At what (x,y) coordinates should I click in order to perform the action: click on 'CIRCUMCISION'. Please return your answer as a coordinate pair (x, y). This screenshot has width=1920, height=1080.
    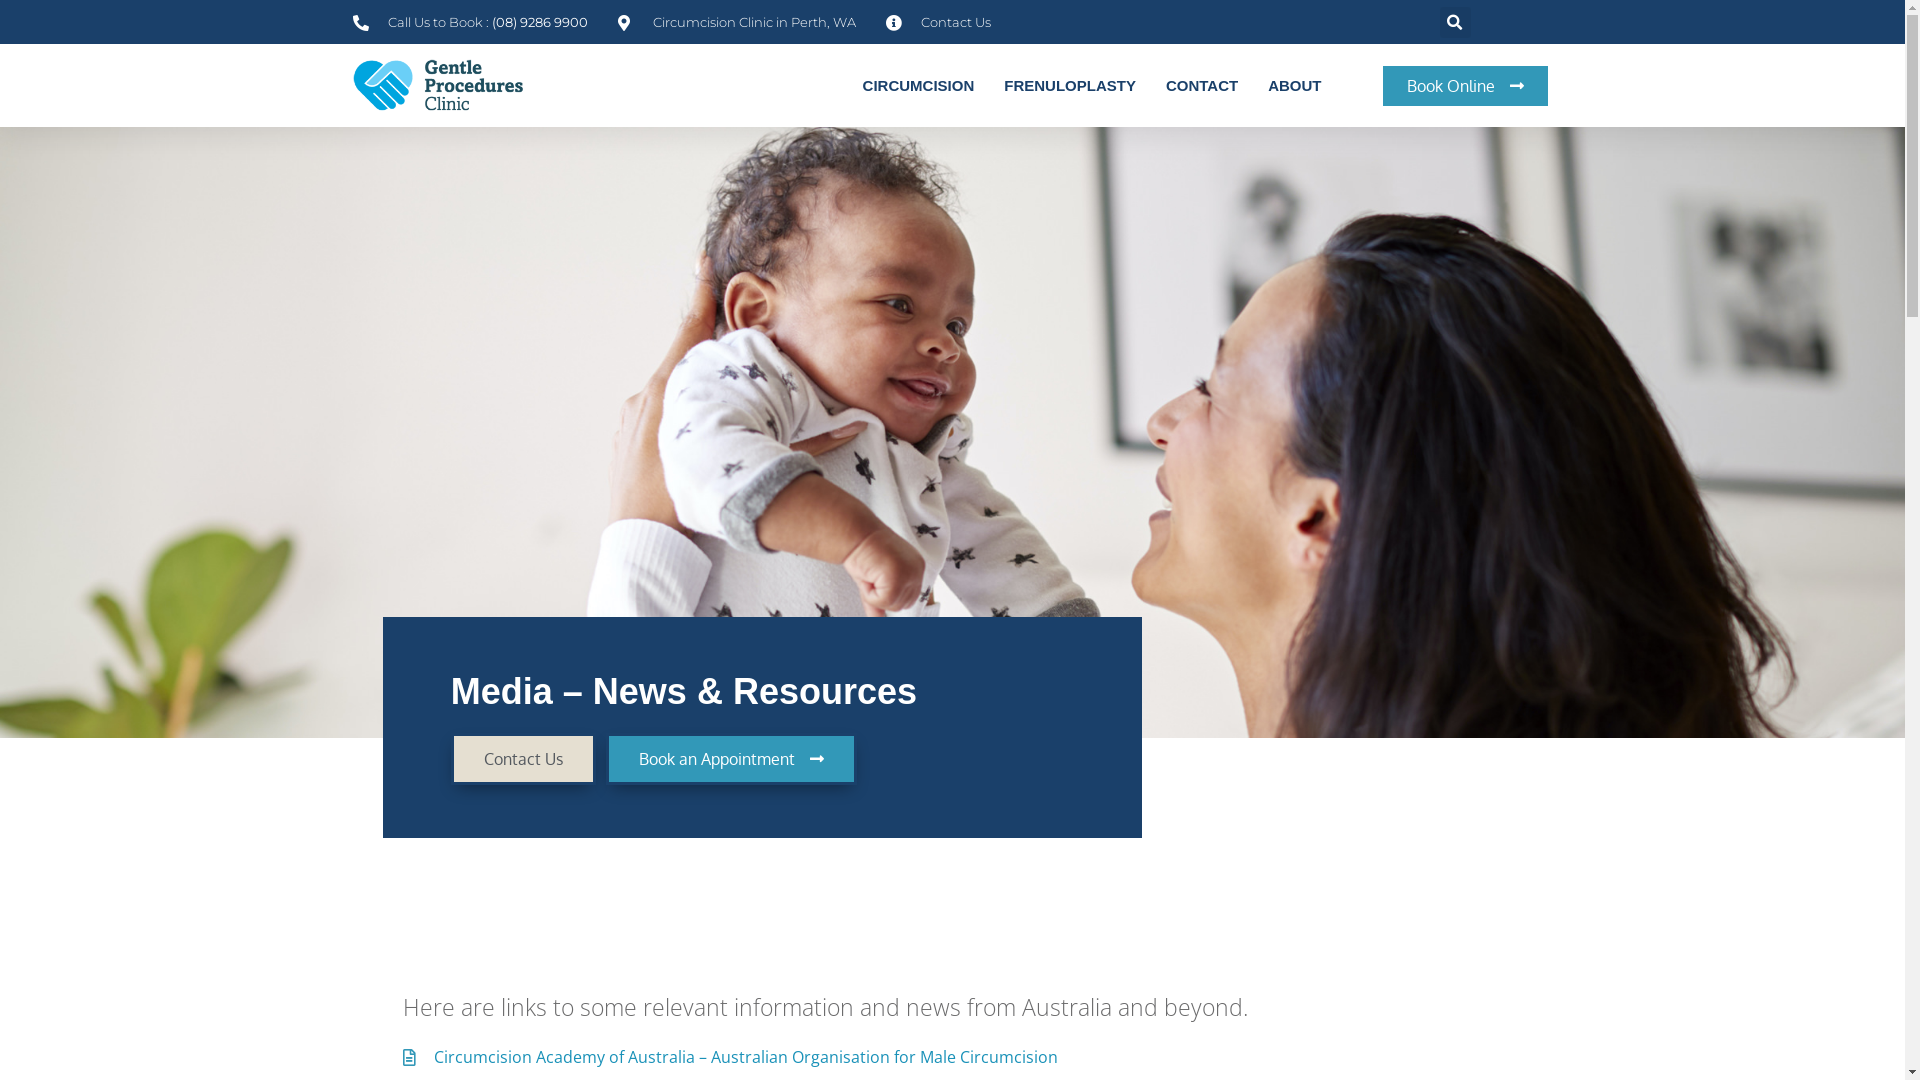
    Looking at the image, I should click on (917, 84).